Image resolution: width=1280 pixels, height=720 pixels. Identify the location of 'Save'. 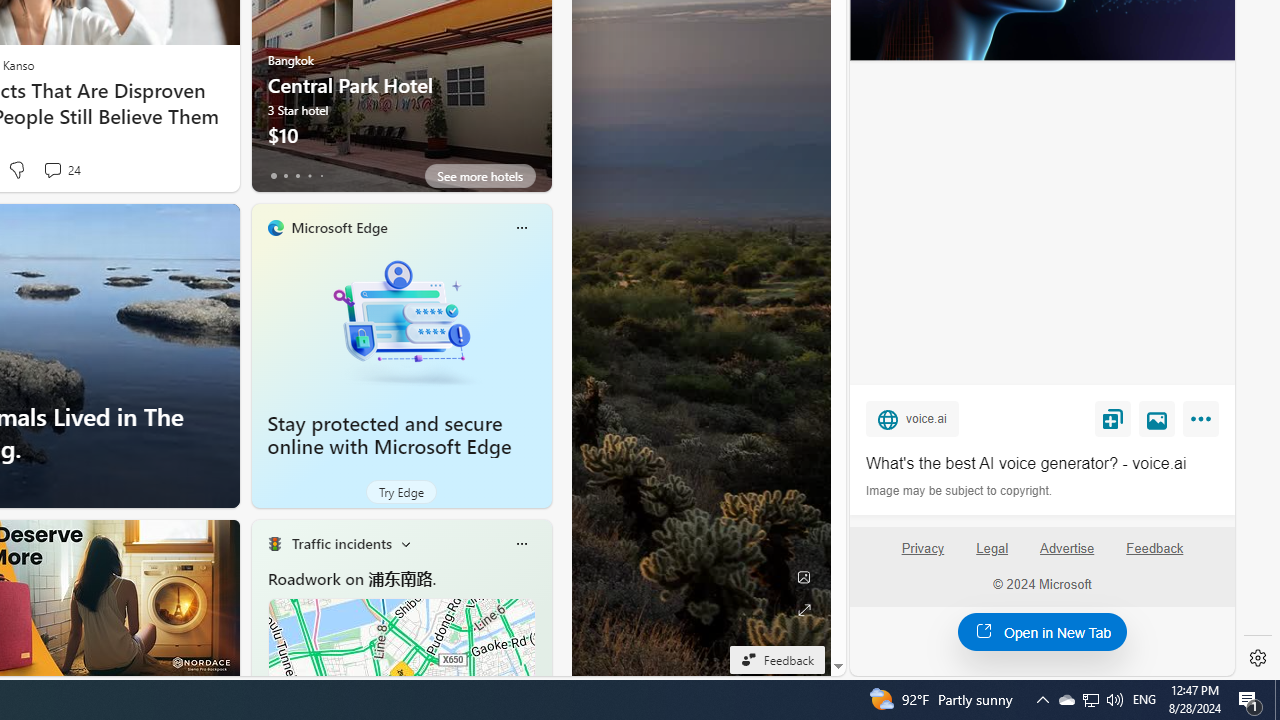
(1111, 418).